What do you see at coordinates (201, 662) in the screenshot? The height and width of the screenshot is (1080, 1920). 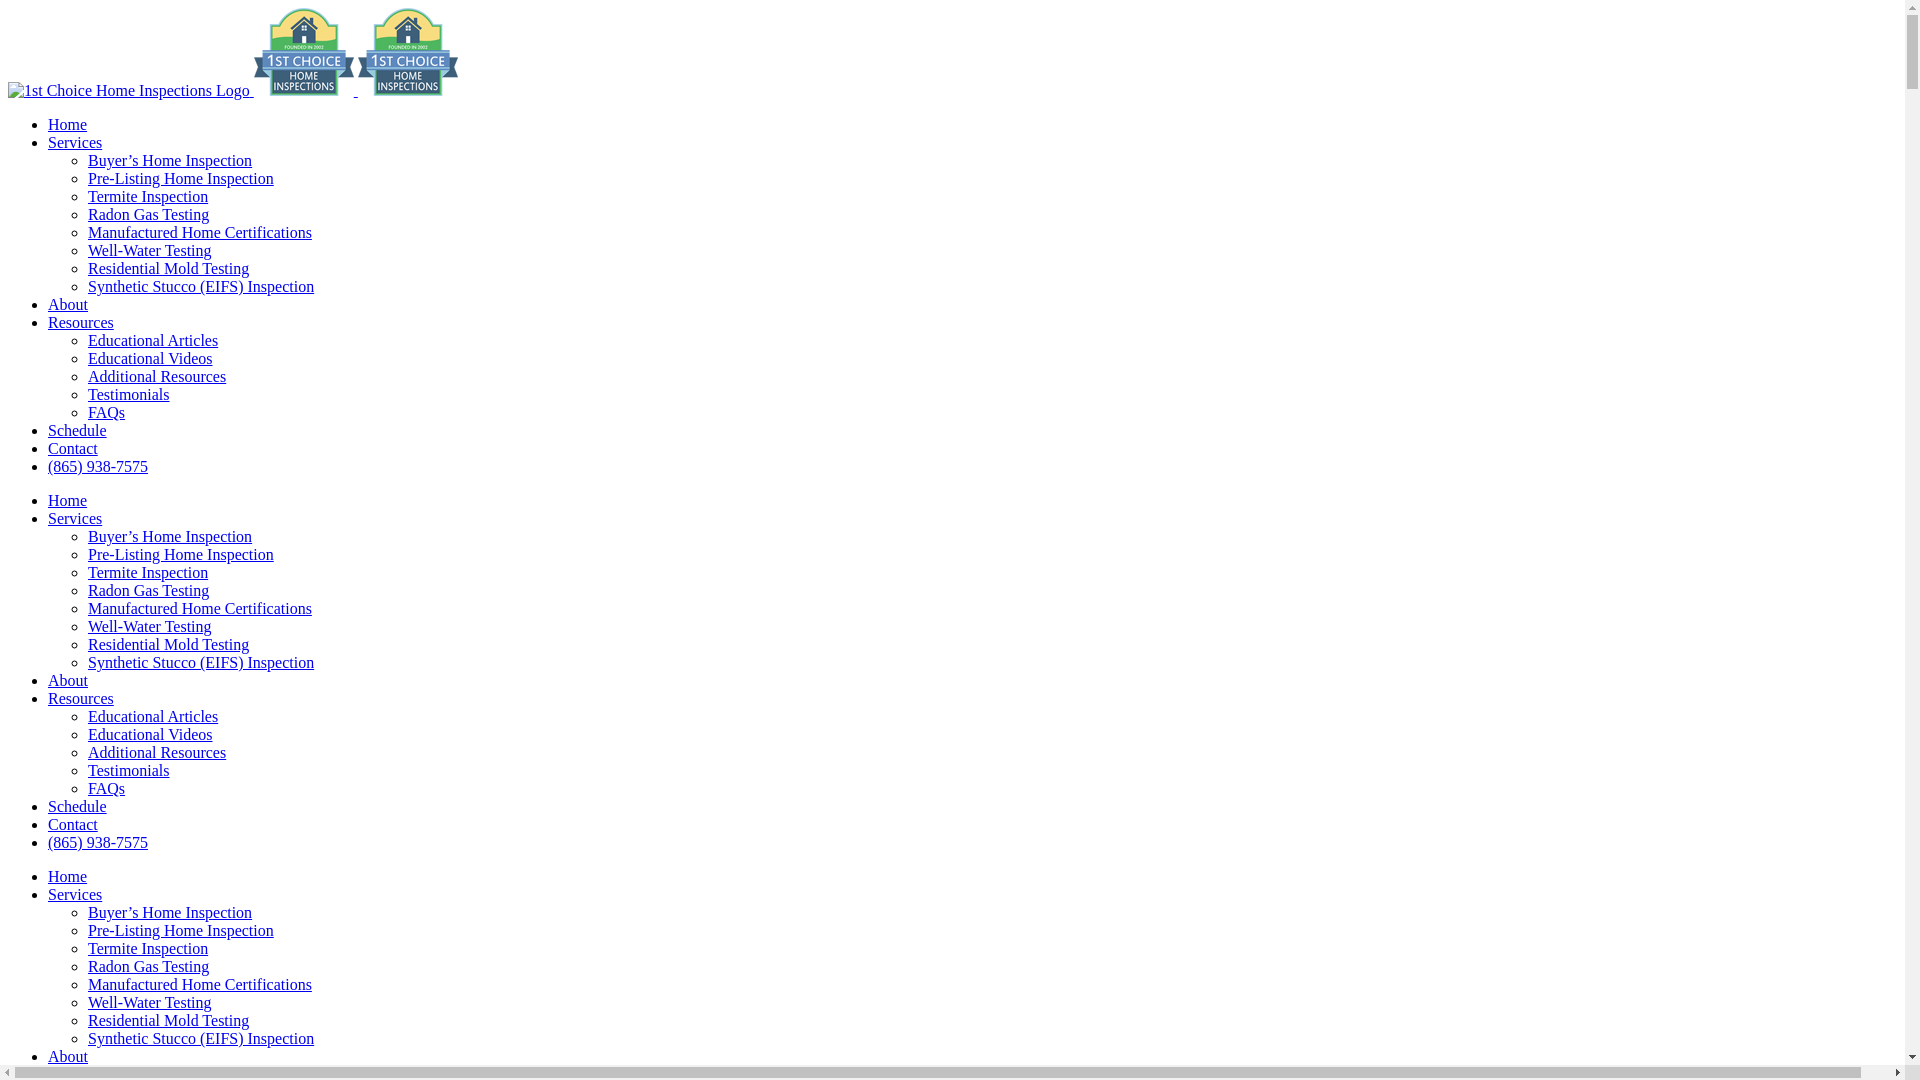 I see `'Synthetic Stucco (EIFS) Inspection'` at bounding box center [201, 662].